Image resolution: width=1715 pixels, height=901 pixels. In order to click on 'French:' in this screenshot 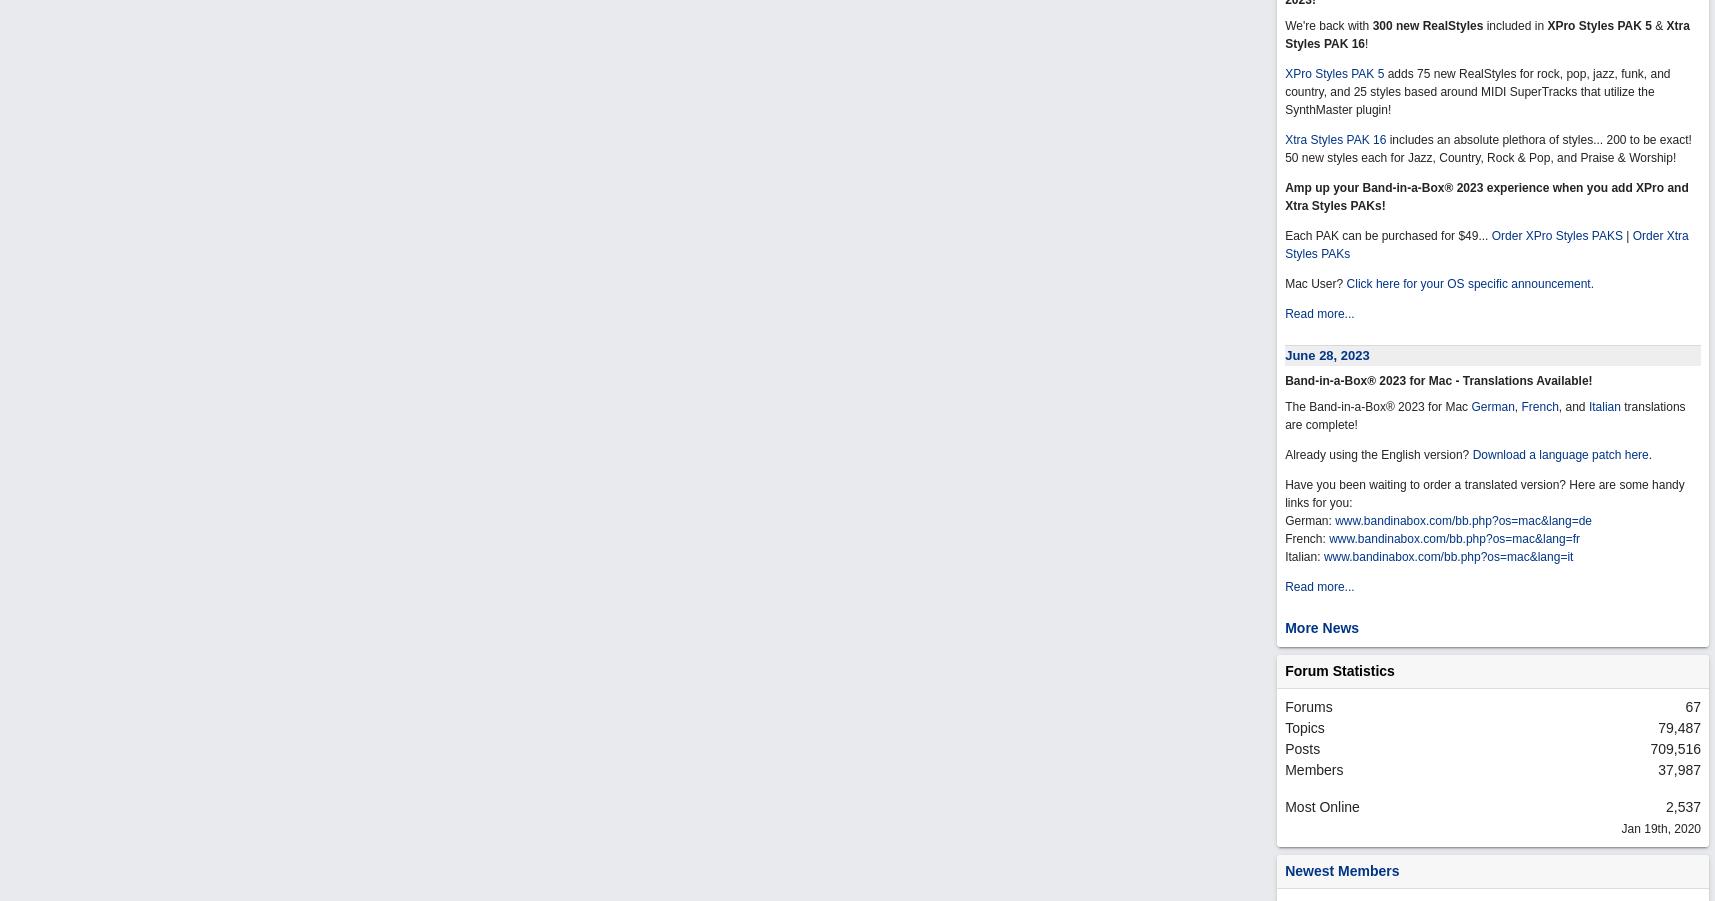, I will do `click(1306, 537)`.